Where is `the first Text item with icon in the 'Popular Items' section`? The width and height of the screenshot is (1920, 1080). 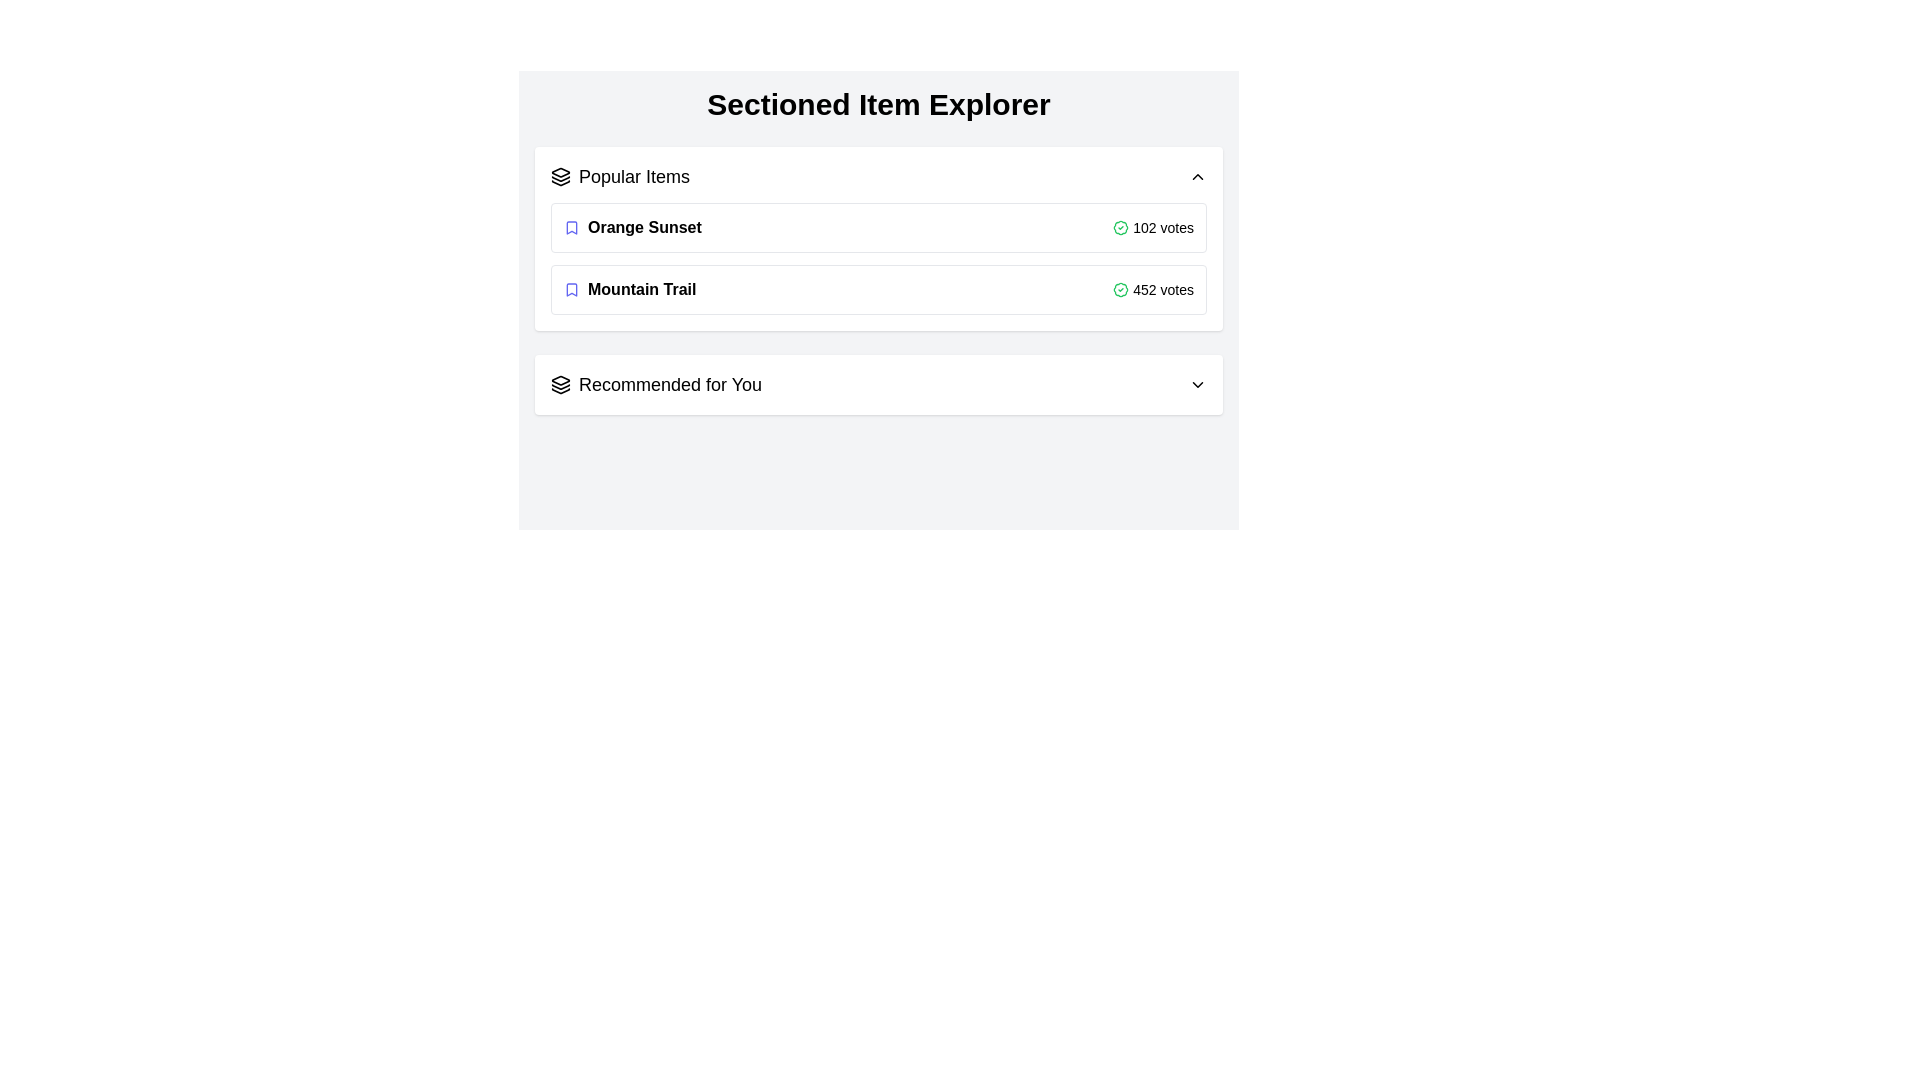
the first Text item with icon in the 'Popular Items' section is located at coordinates (631, 226).